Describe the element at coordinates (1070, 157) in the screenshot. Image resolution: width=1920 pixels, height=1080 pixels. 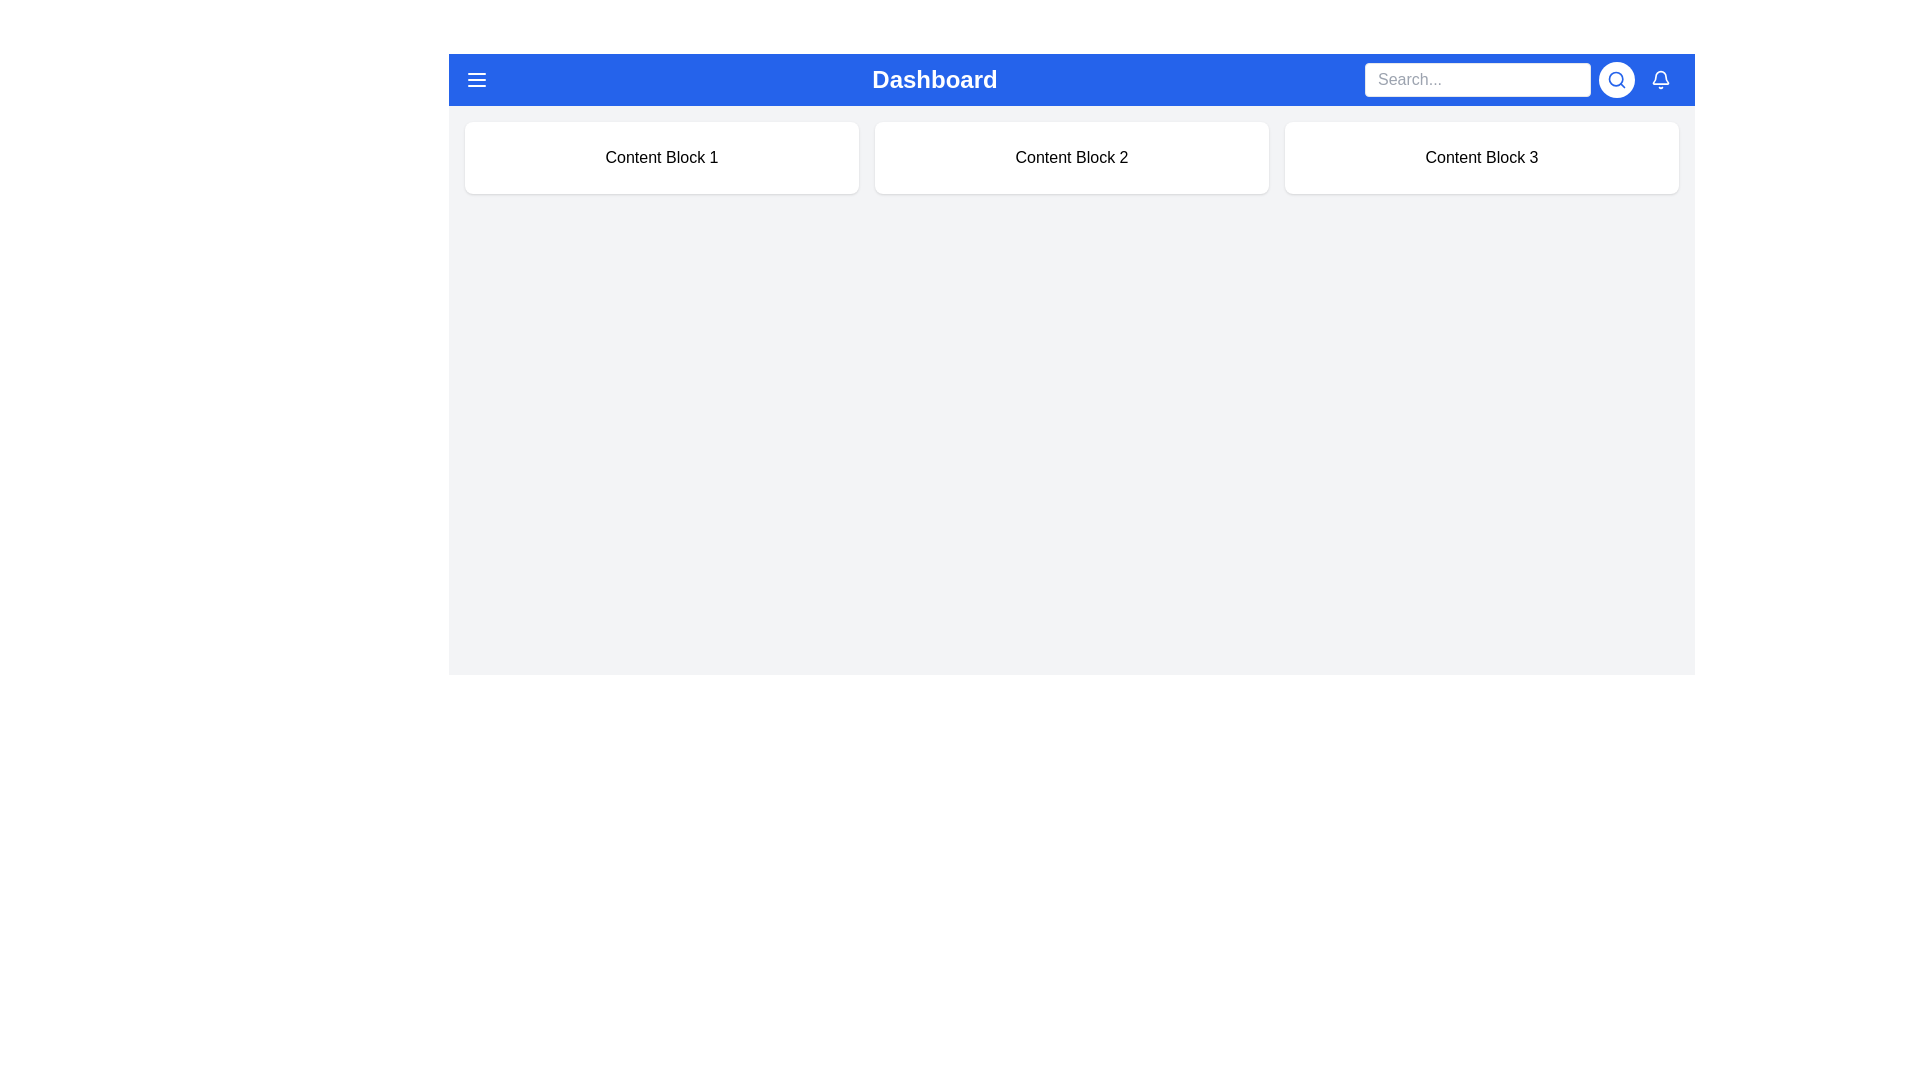
I see `the second static content block that visually groups and labels information, positioned centrally between 'Content Block 1' and 'Content Block 3'` at that location.